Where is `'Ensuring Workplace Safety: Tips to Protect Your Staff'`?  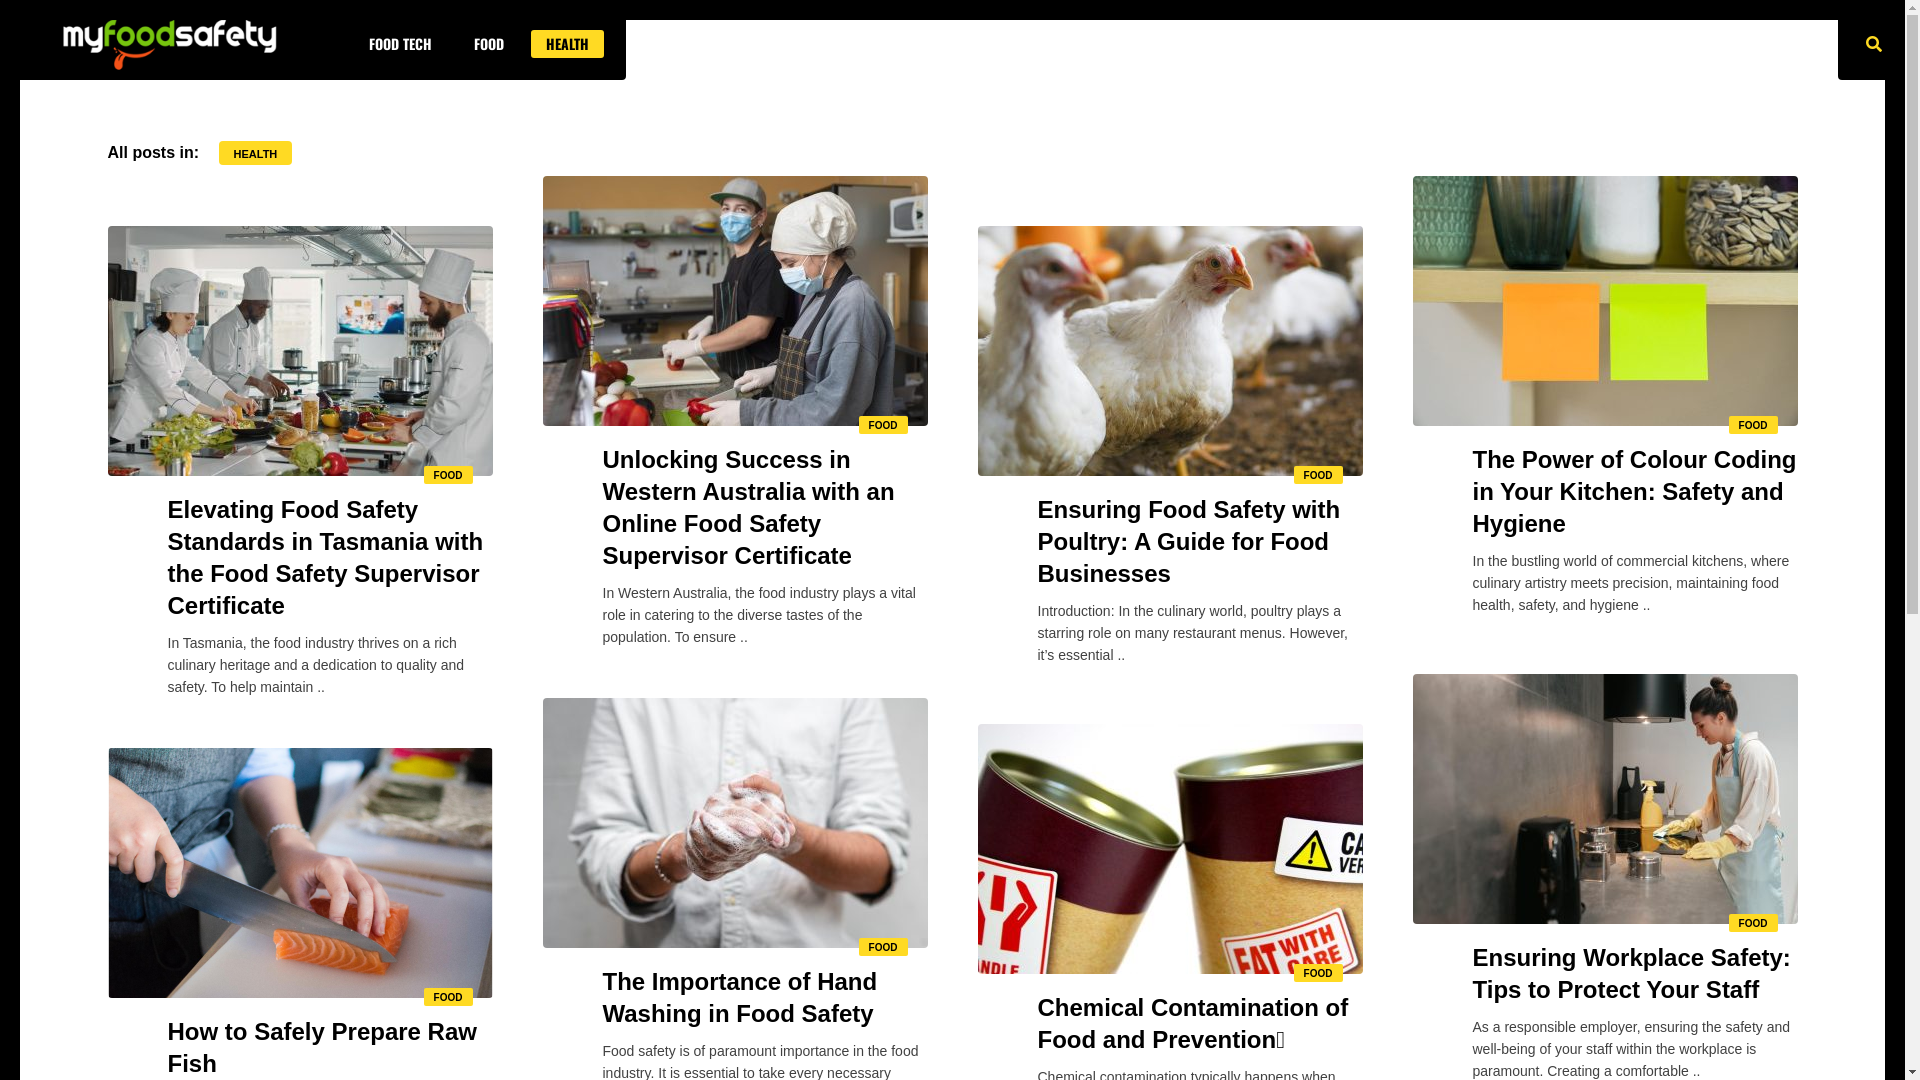
'Ensuring Workplace Safety: Tips to Protect Your Staff' is located at coordinates (1634, 973).